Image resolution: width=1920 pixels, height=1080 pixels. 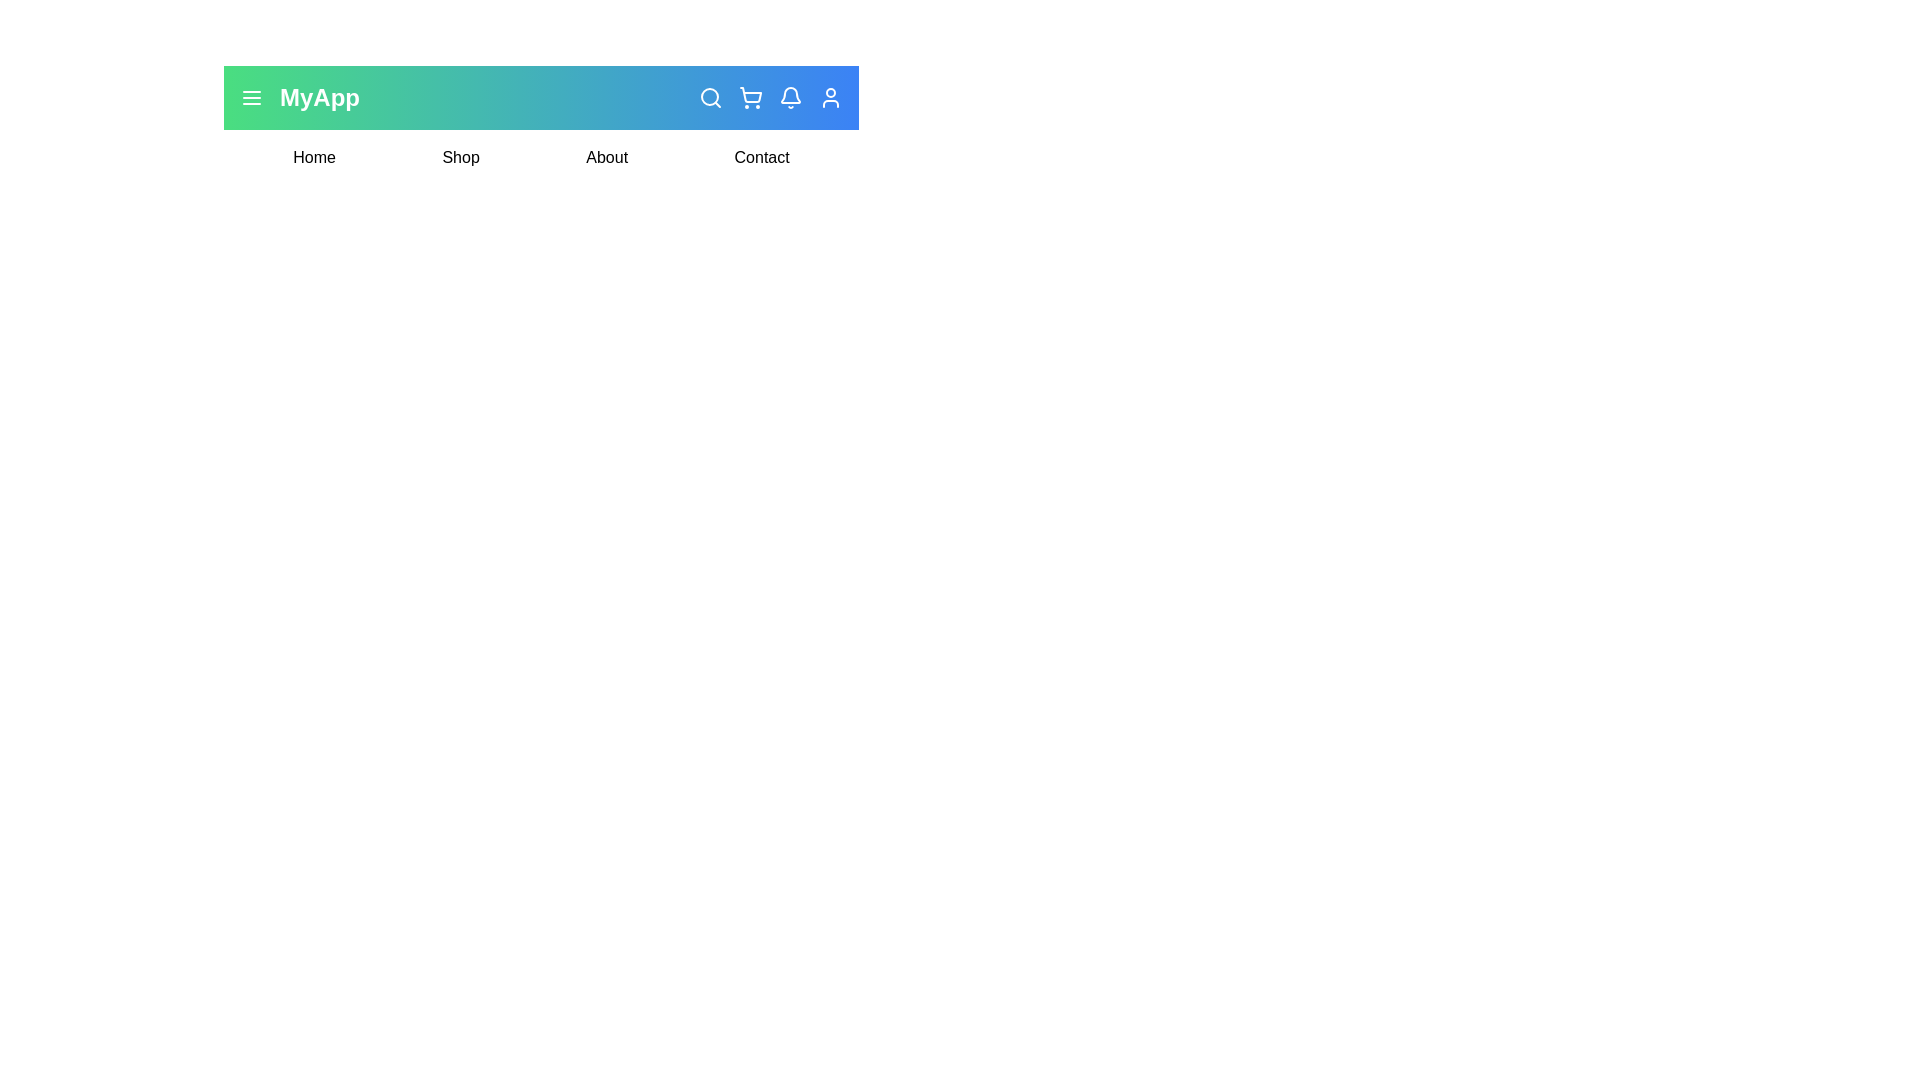 What do you see at coordinates (460, 157) in the screenshot?
I see `the Shop navigation link to navigate to that section` at bounding box center [460, 157].